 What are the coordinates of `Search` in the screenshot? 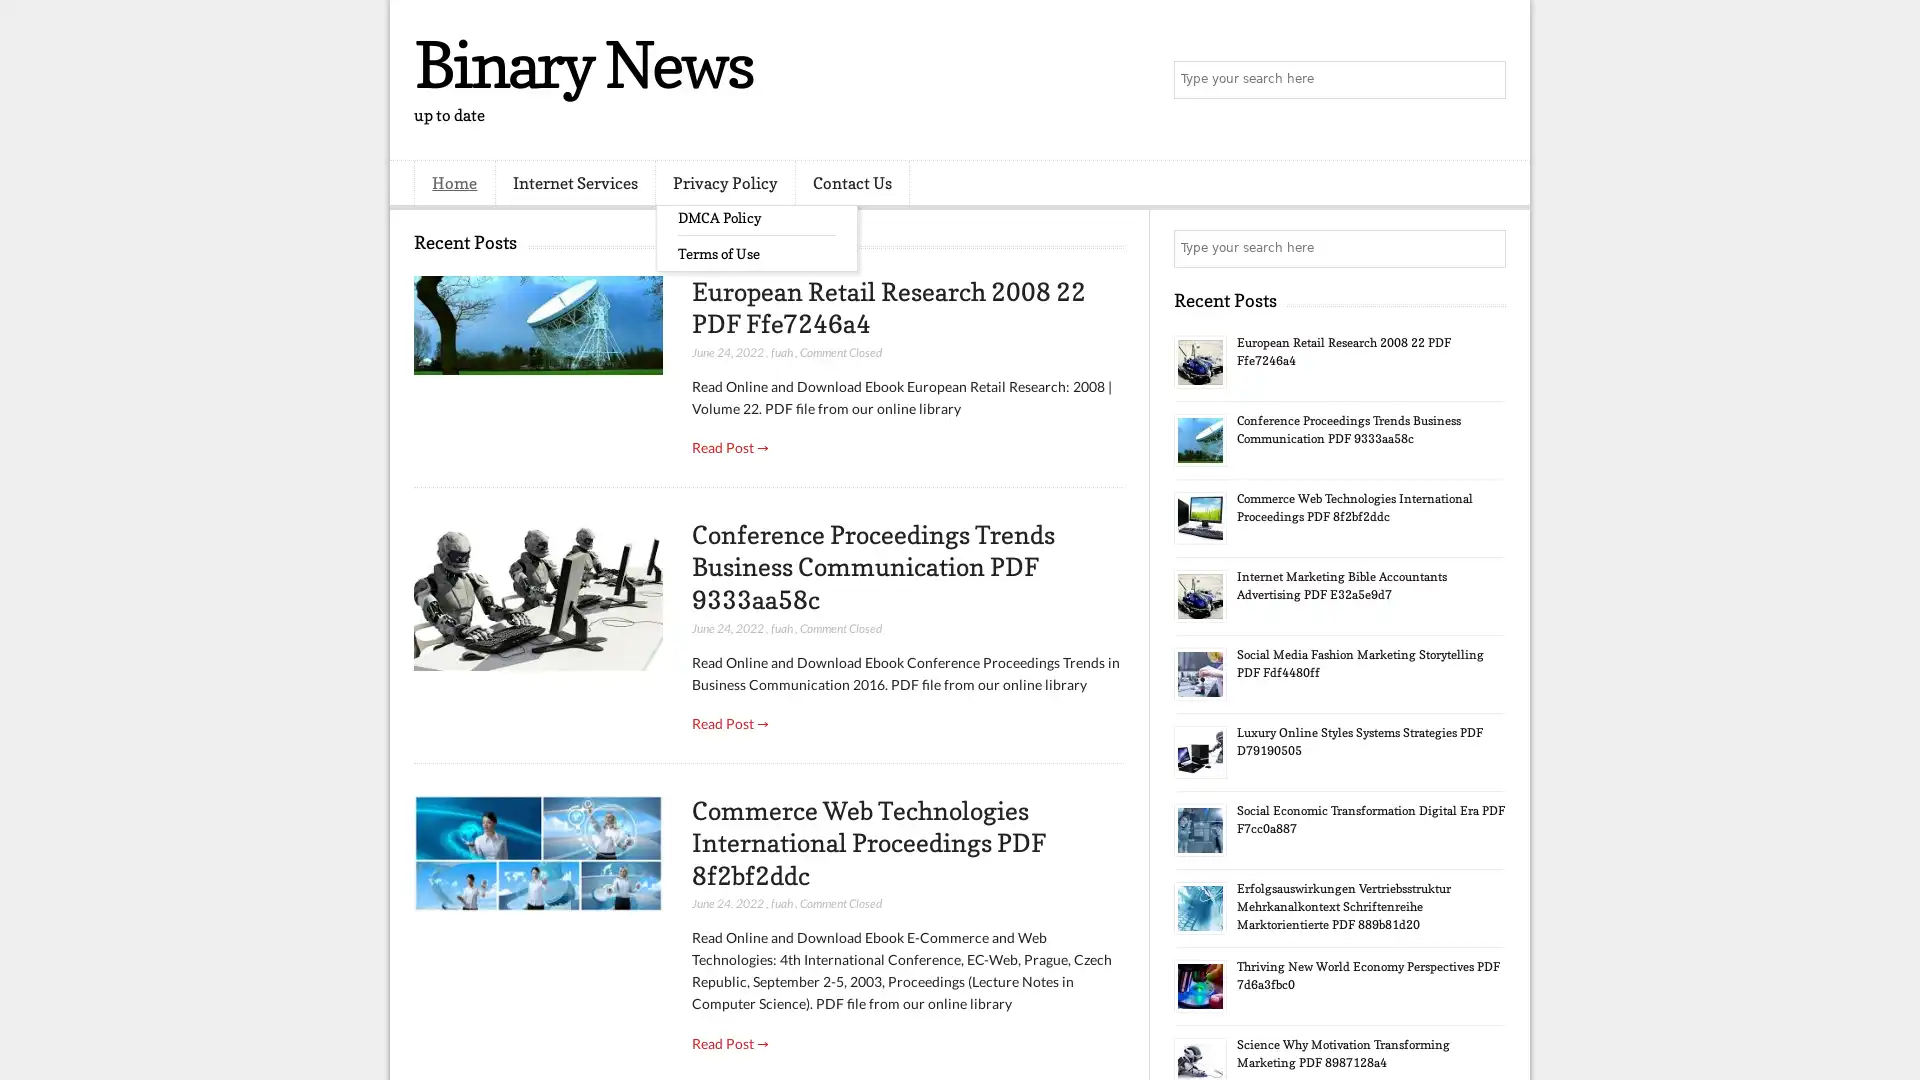 It's located at (1485, 80).